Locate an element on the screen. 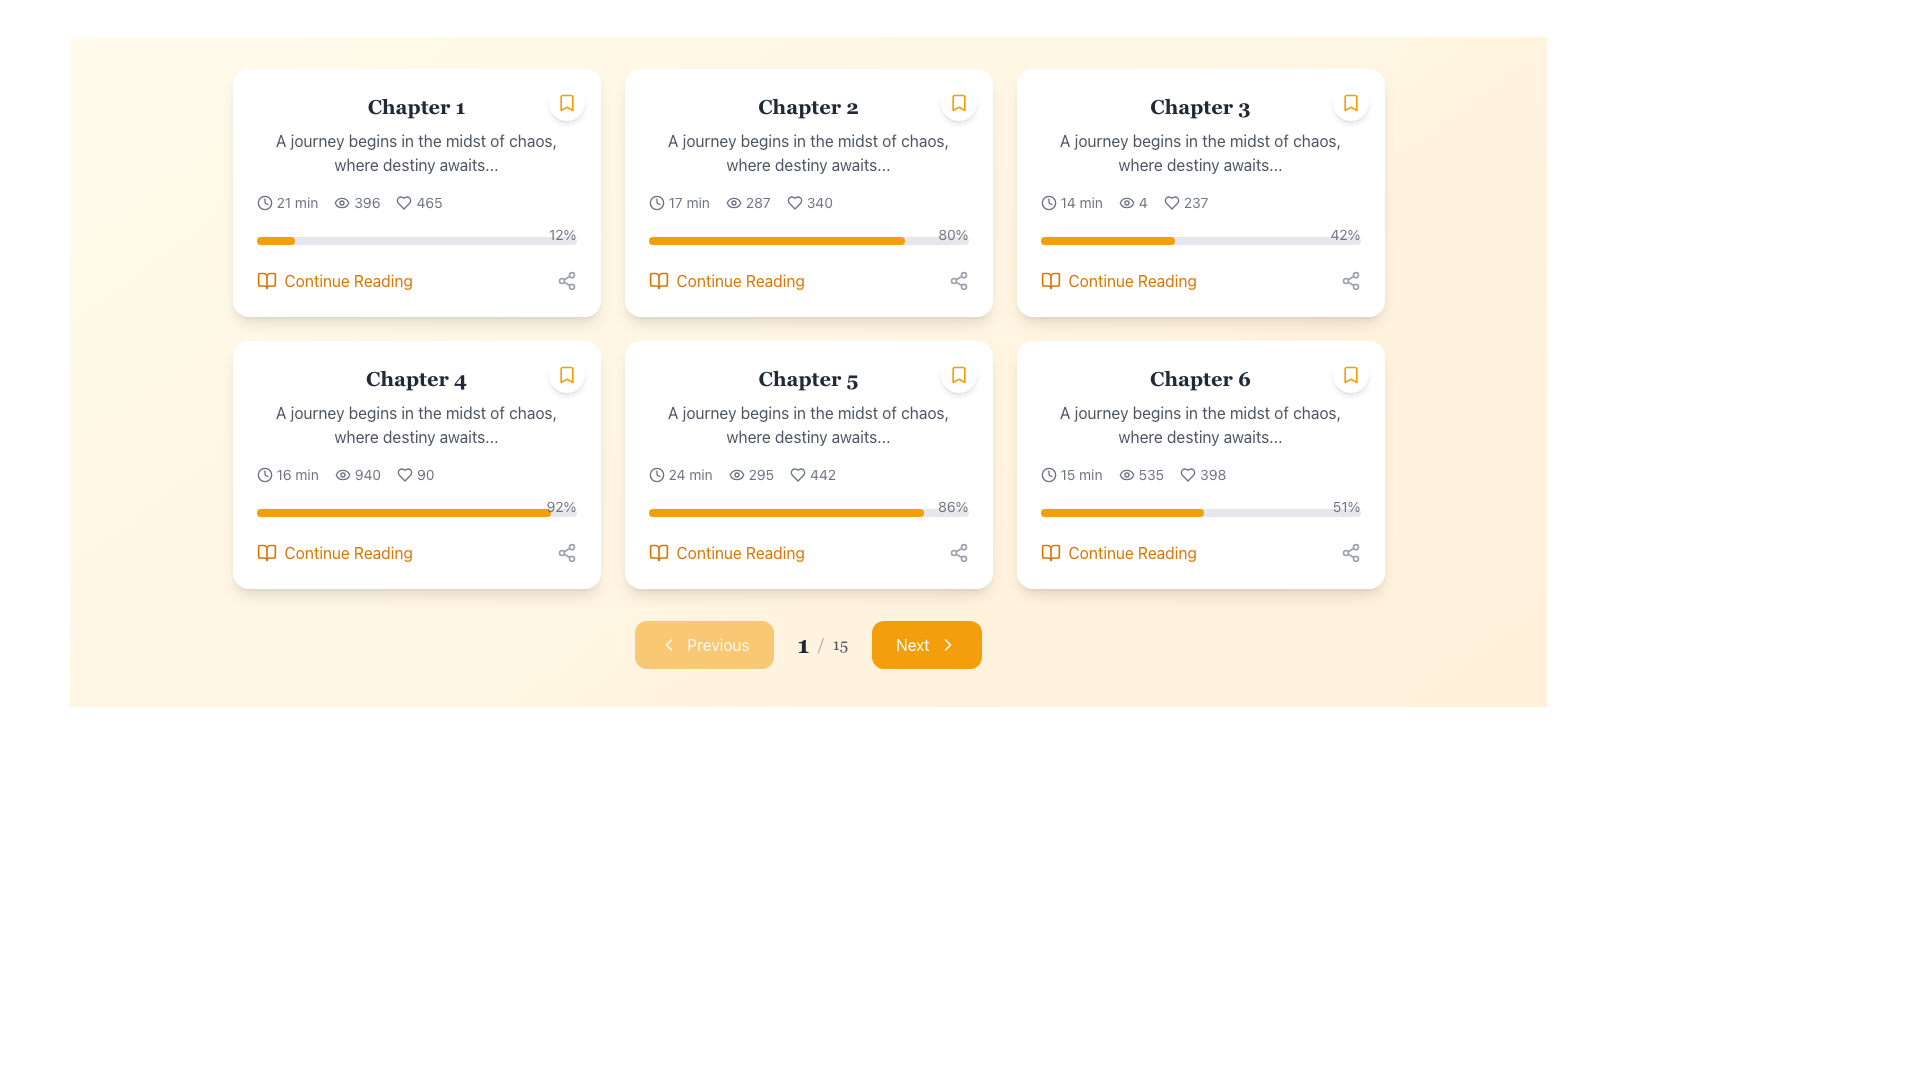 This screenshot has width=1920, height=1080. the static text displaying '90' which indicates user engagement, located next to the heart icon in the 'Chapter 4' section of the interface is located at coordinates (424, 474).